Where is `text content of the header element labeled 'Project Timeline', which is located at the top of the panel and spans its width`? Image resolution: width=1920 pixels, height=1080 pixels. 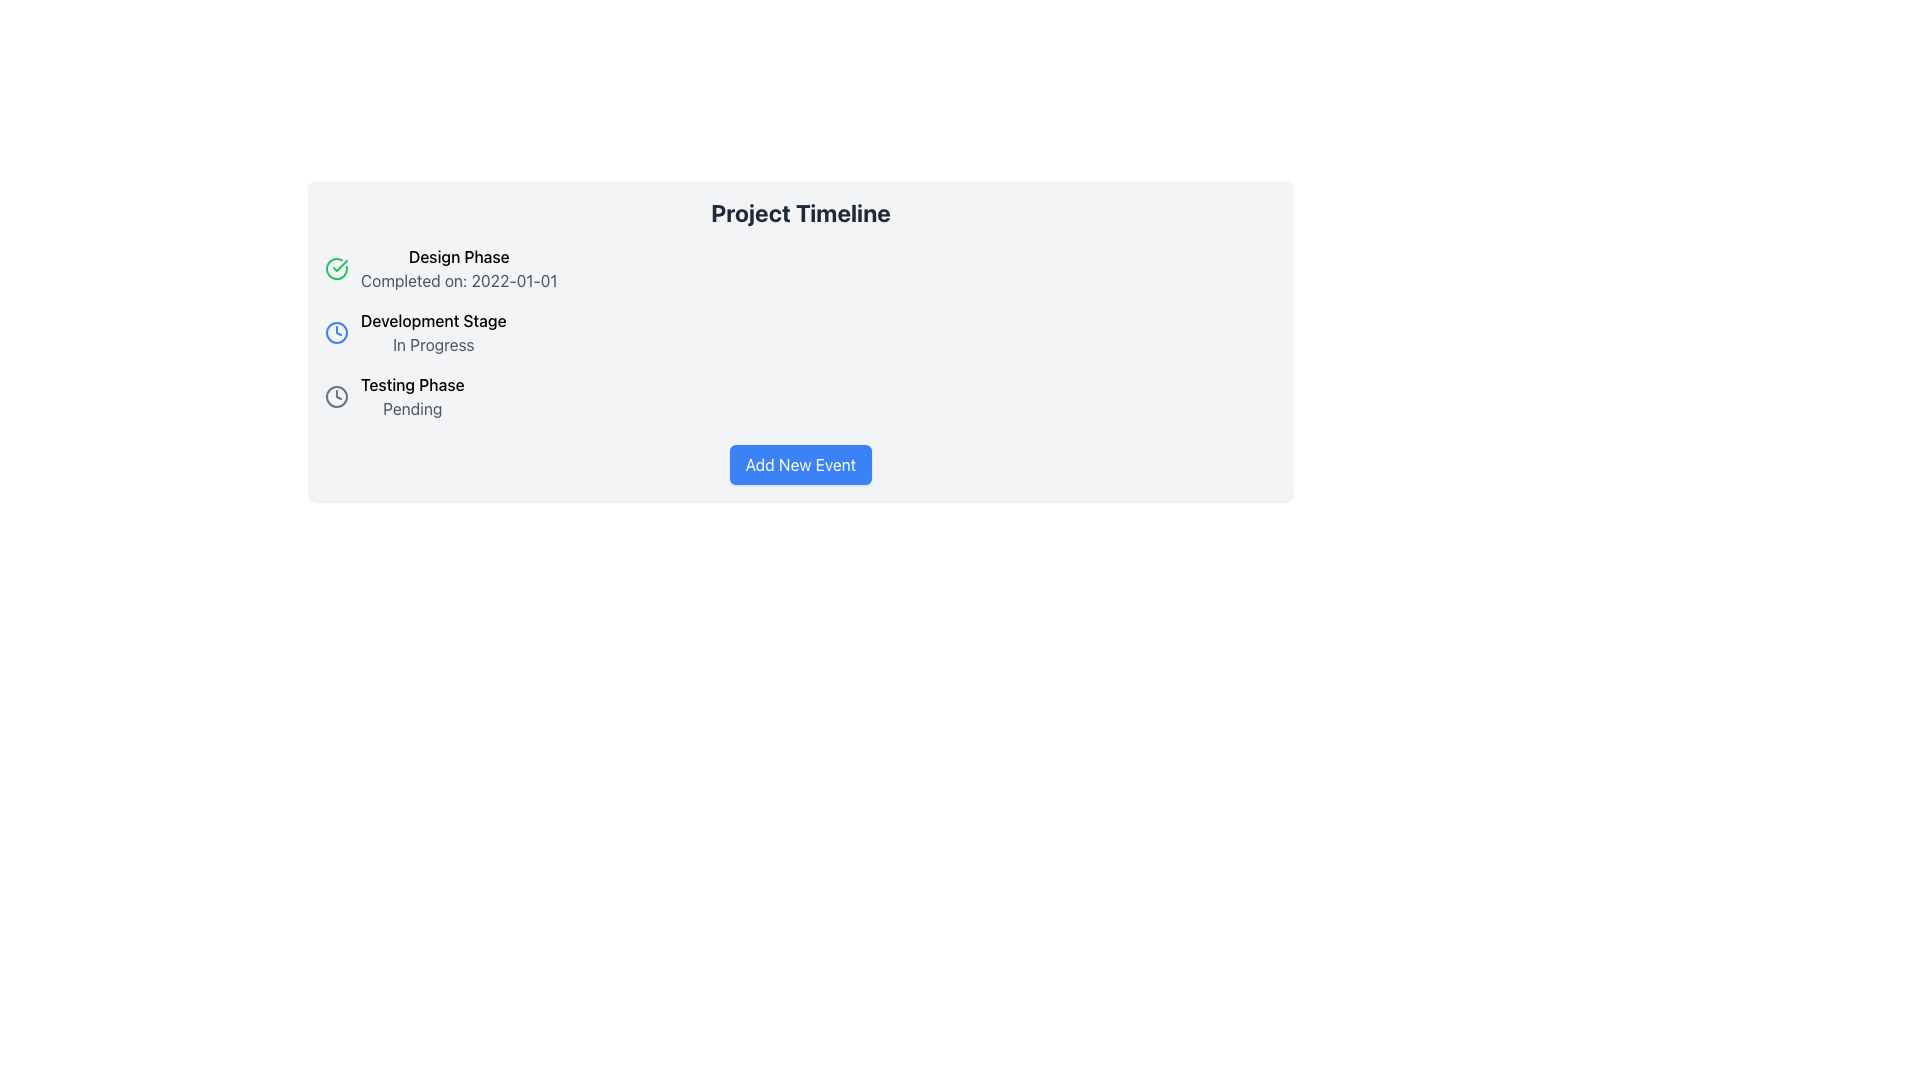
text content of the header element labeled 'Project Timeline', which is located at the top of the panel and spans its width is located at coordinates (801, 212).